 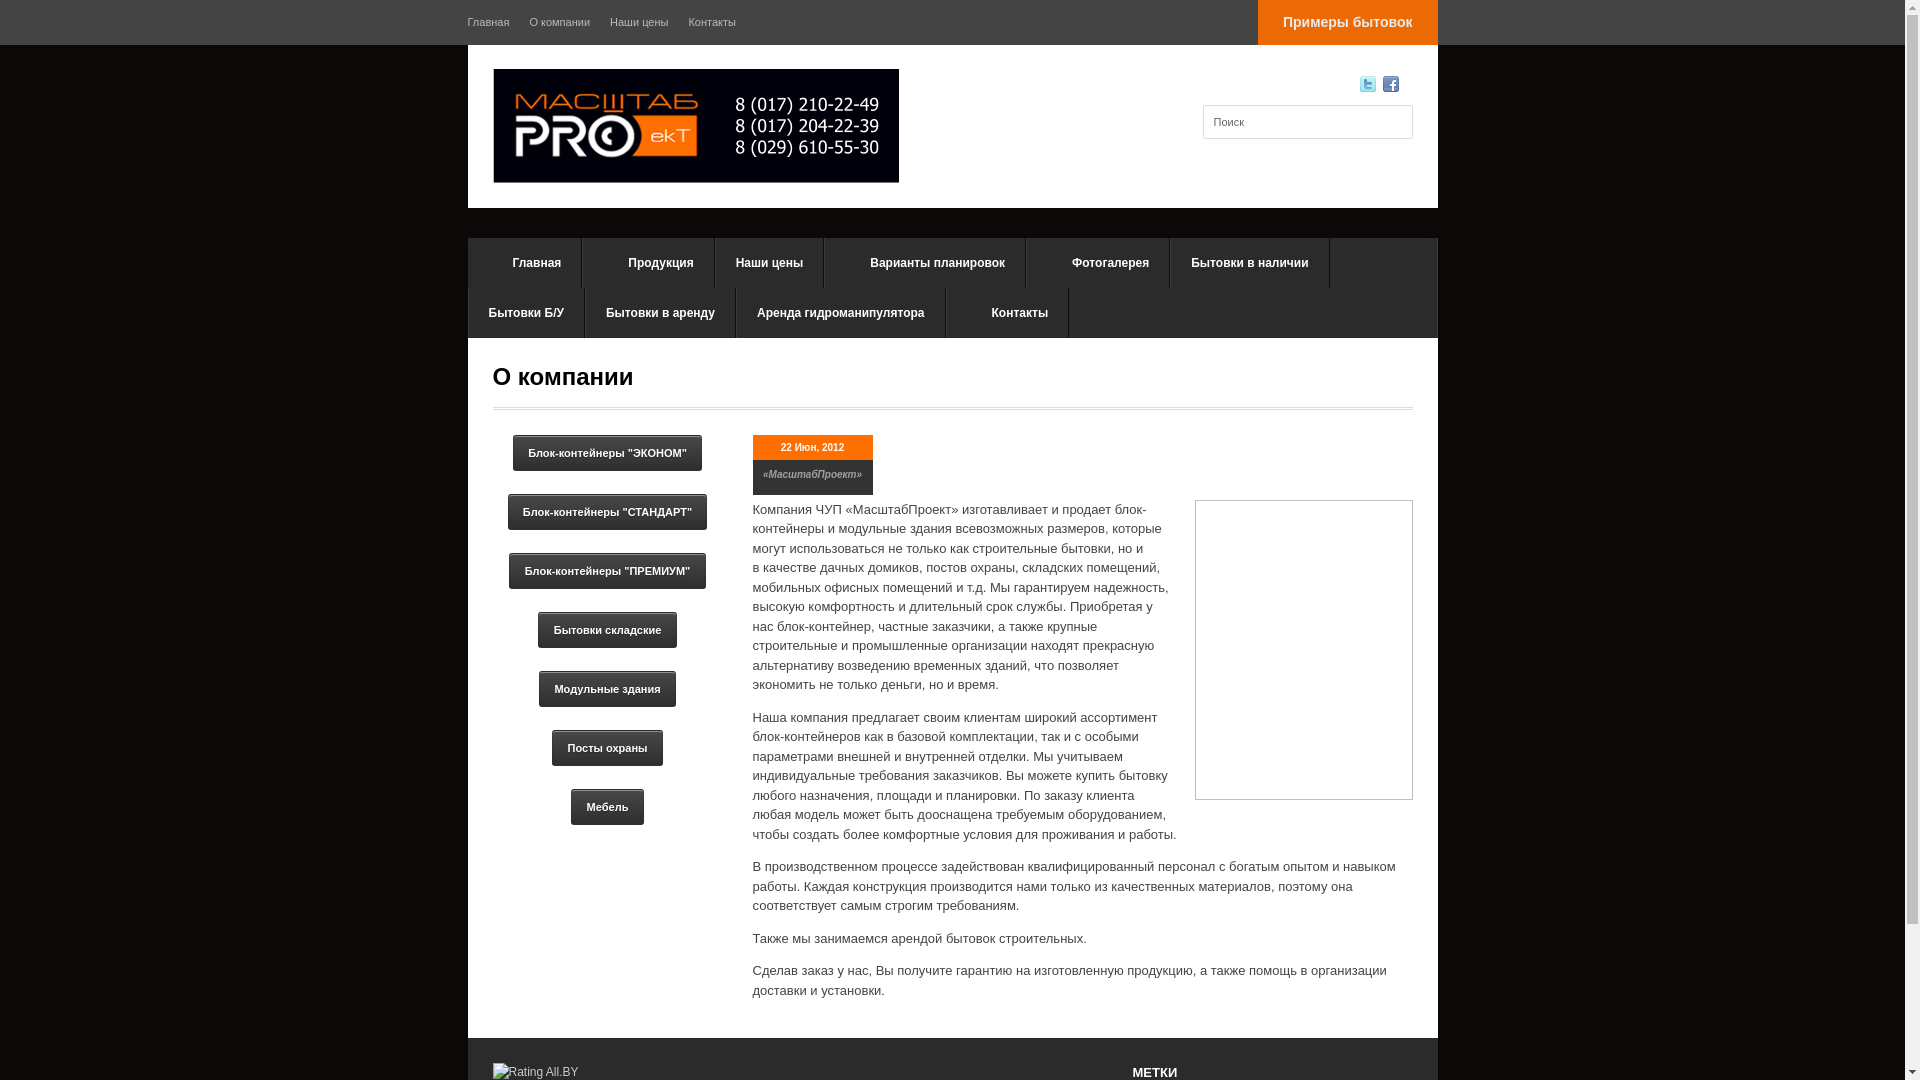 I want to click on 'facebook', so click(x=1381, y=83).